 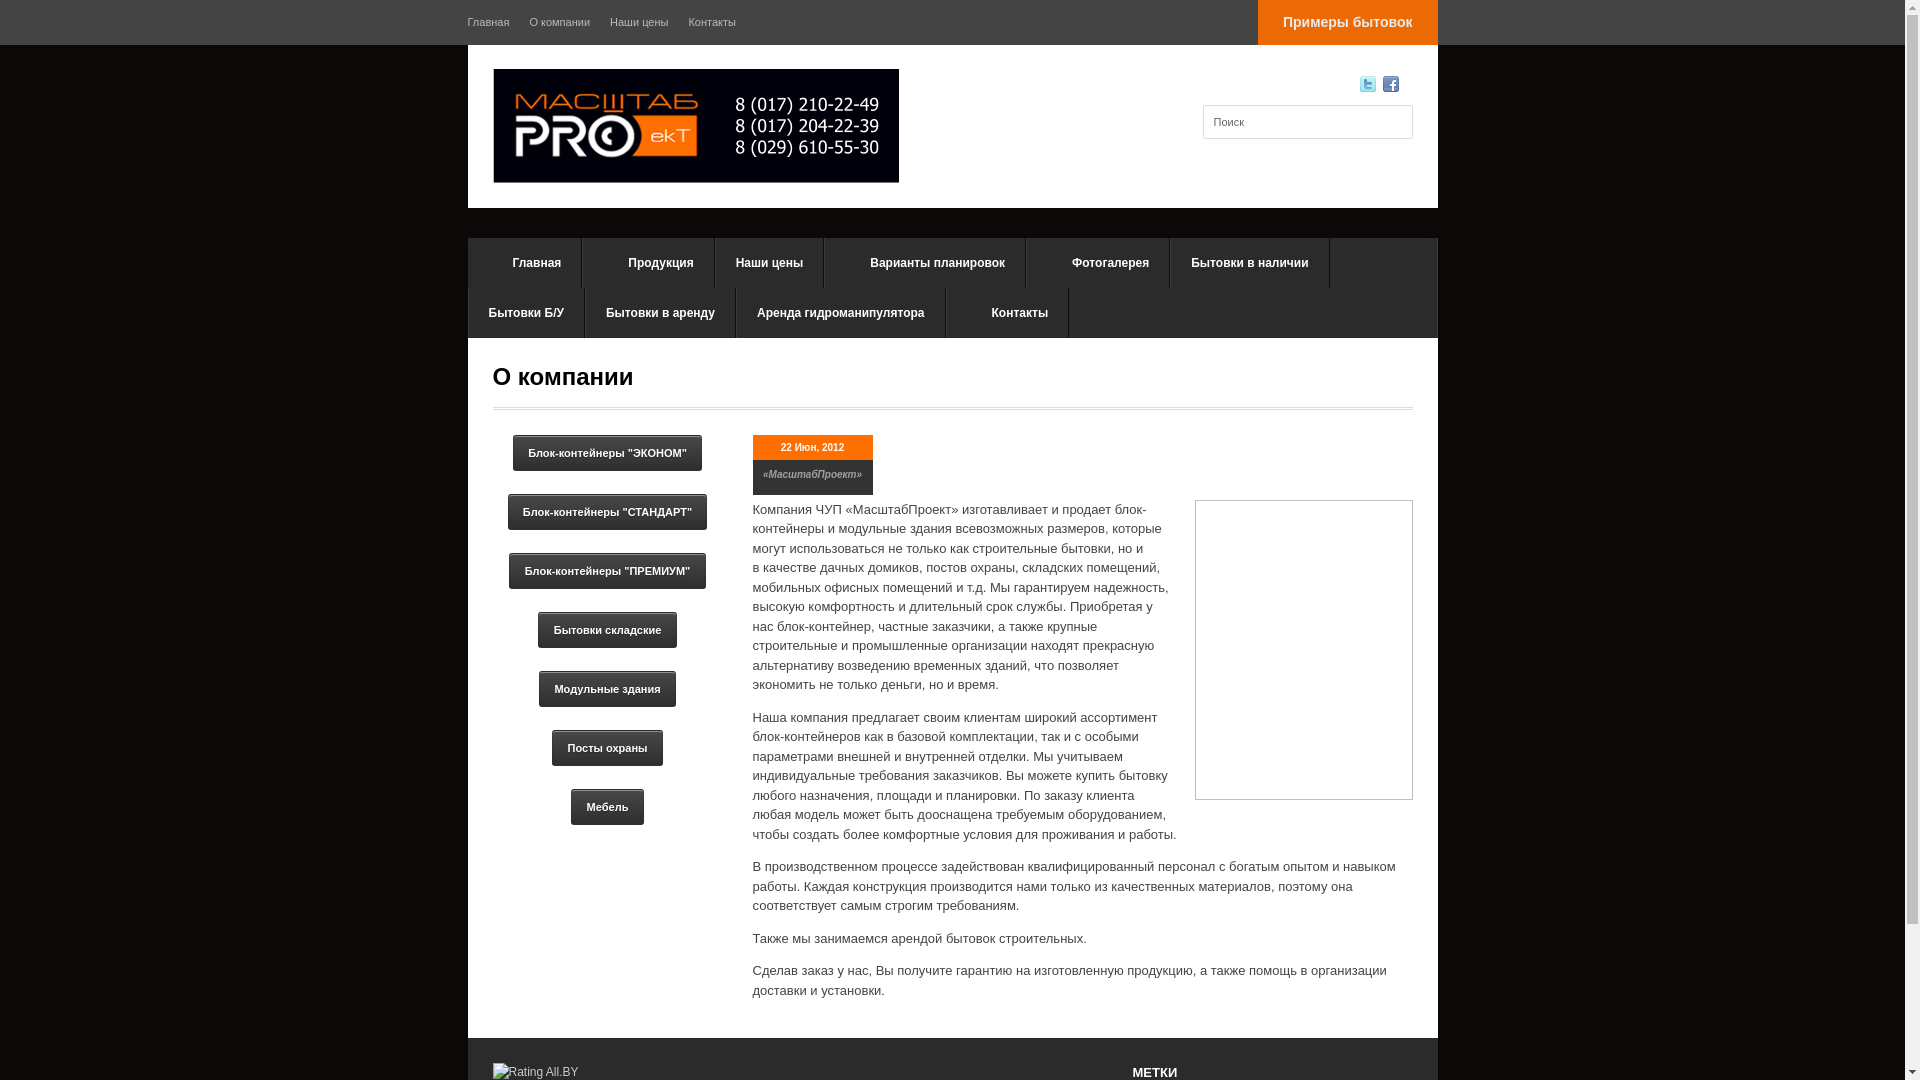 I want to click on 'facebook', so click(x=1381, y=83).